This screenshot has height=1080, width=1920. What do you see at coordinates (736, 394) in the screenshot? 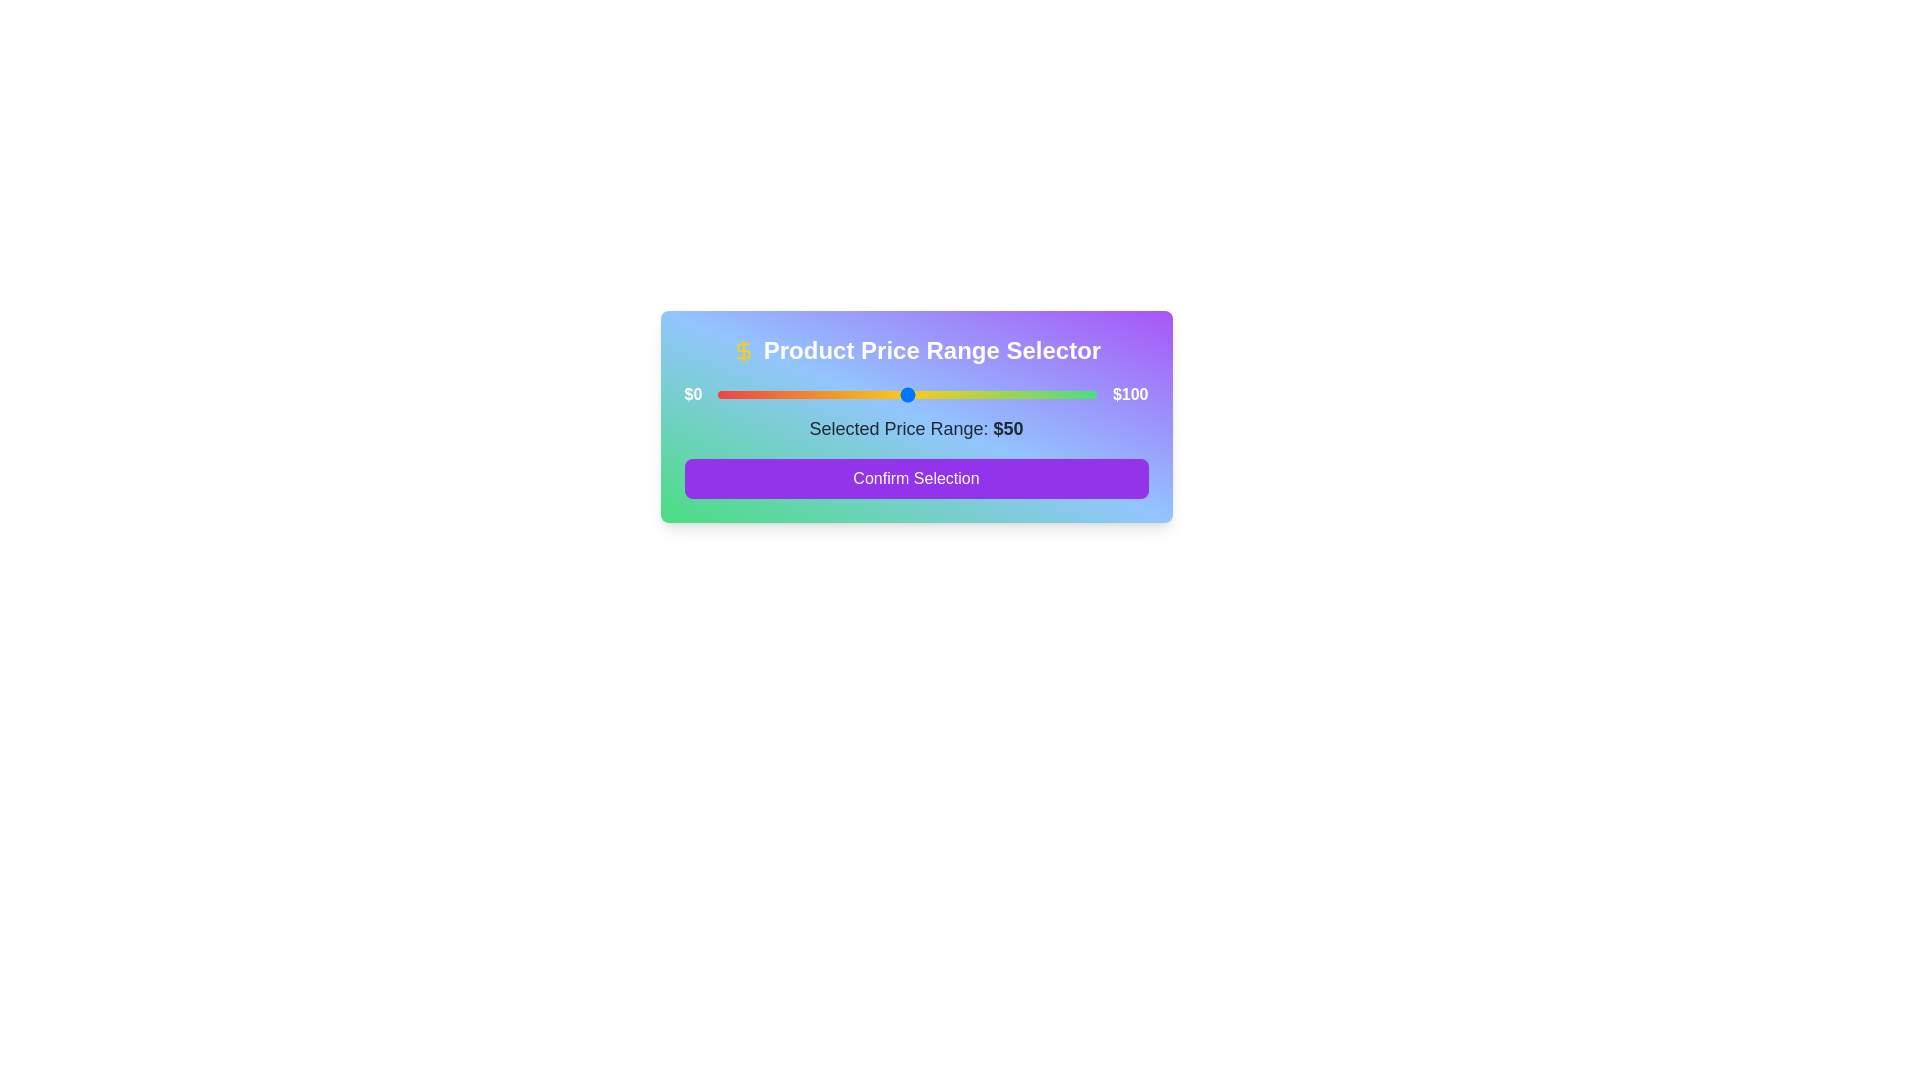
I see `the price range slider to set the value to 5` at bounding box center [736, 394].